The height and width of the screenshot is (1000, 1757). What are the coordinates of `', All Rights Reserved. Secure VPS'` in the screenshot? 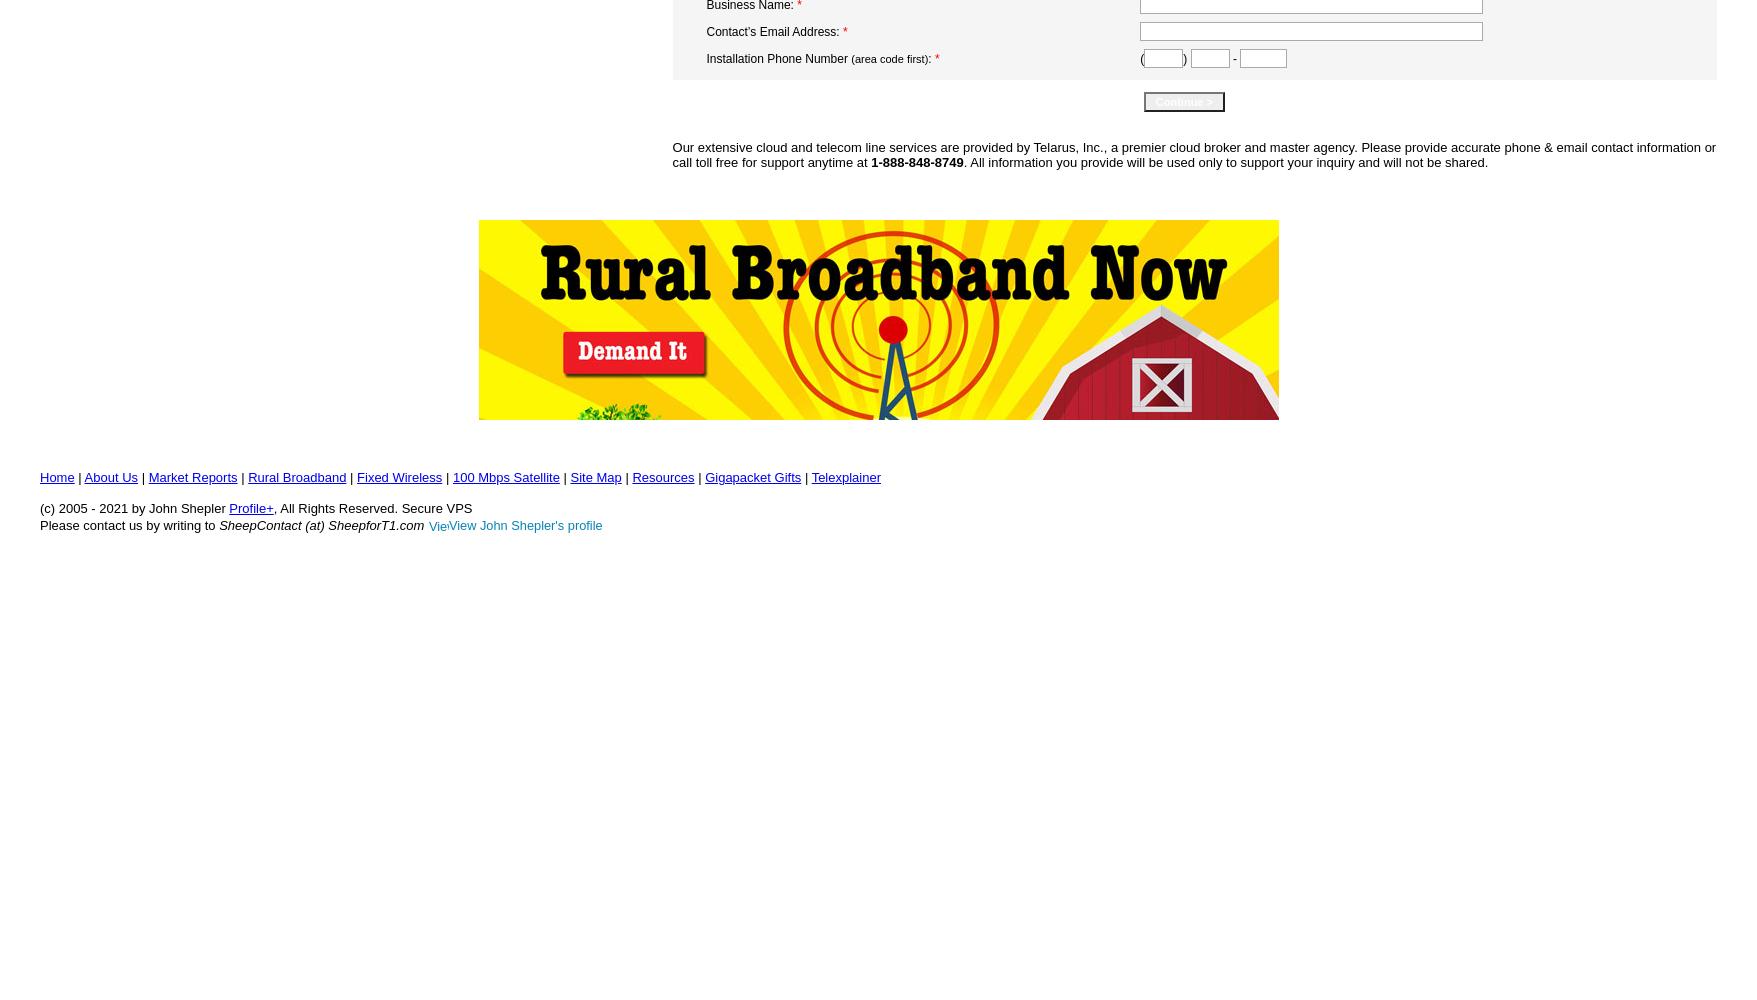 It's located at (372, 508).